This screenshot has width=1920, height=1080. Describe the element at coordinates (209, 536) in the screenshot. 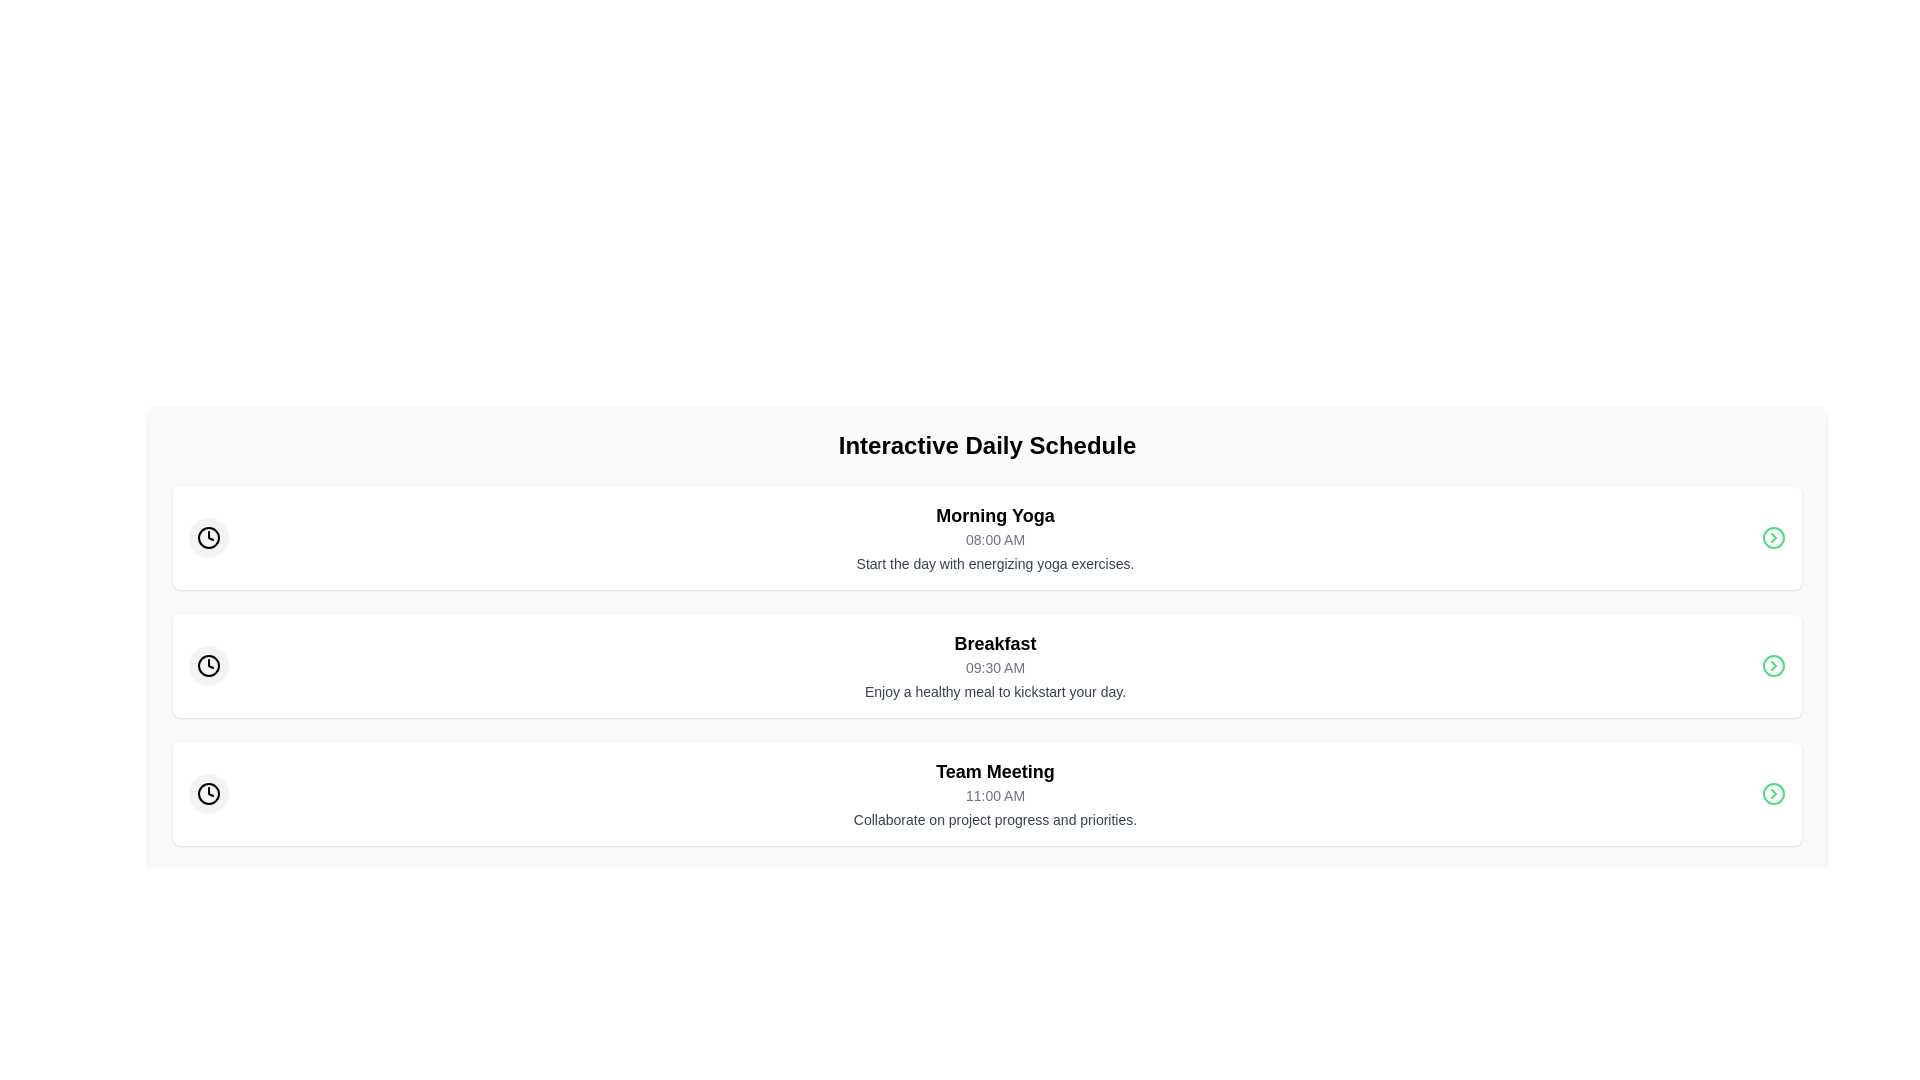

I see `the circular outline graphic representing the clock icon located at the top left corner of the schedule interface, next to the 'Morning Yoga' text` at that location.